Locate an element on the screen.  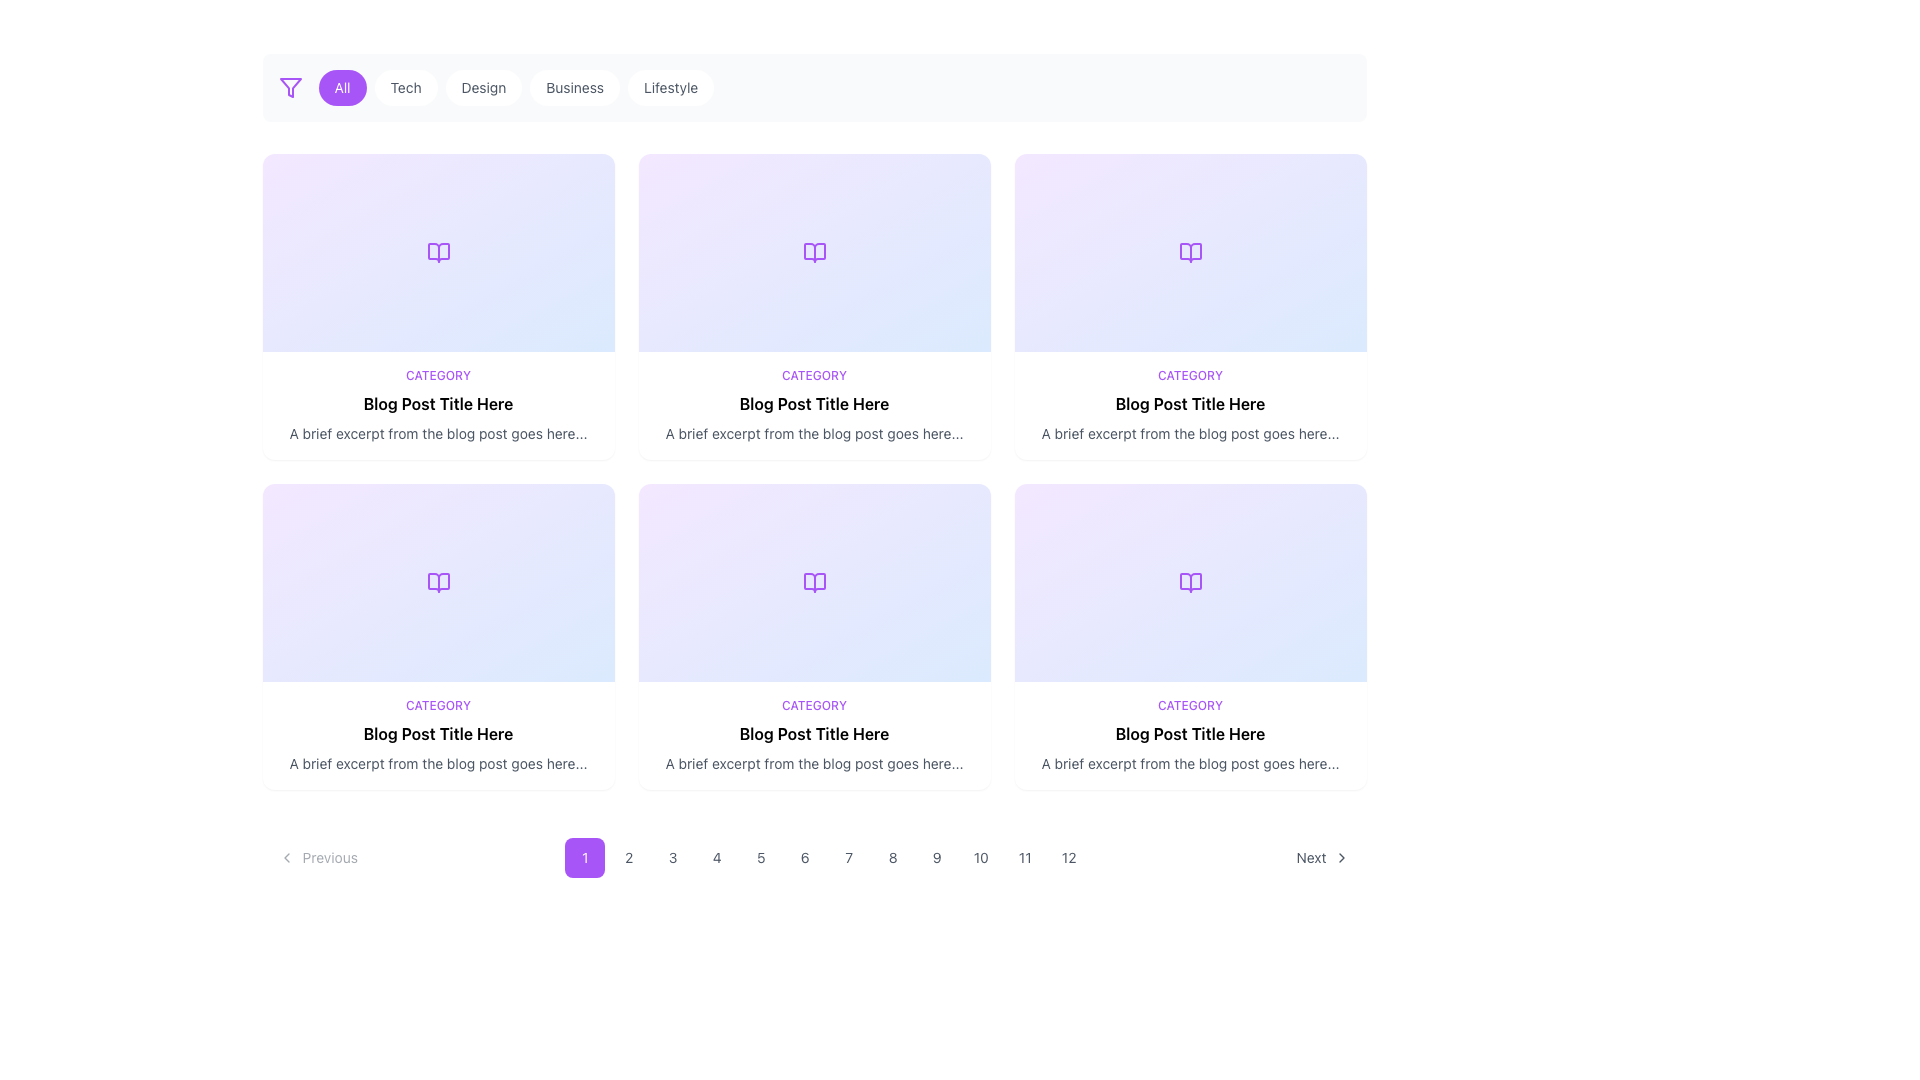
the circular pagination button with the white number '8' is located at coordinates (891, 856).